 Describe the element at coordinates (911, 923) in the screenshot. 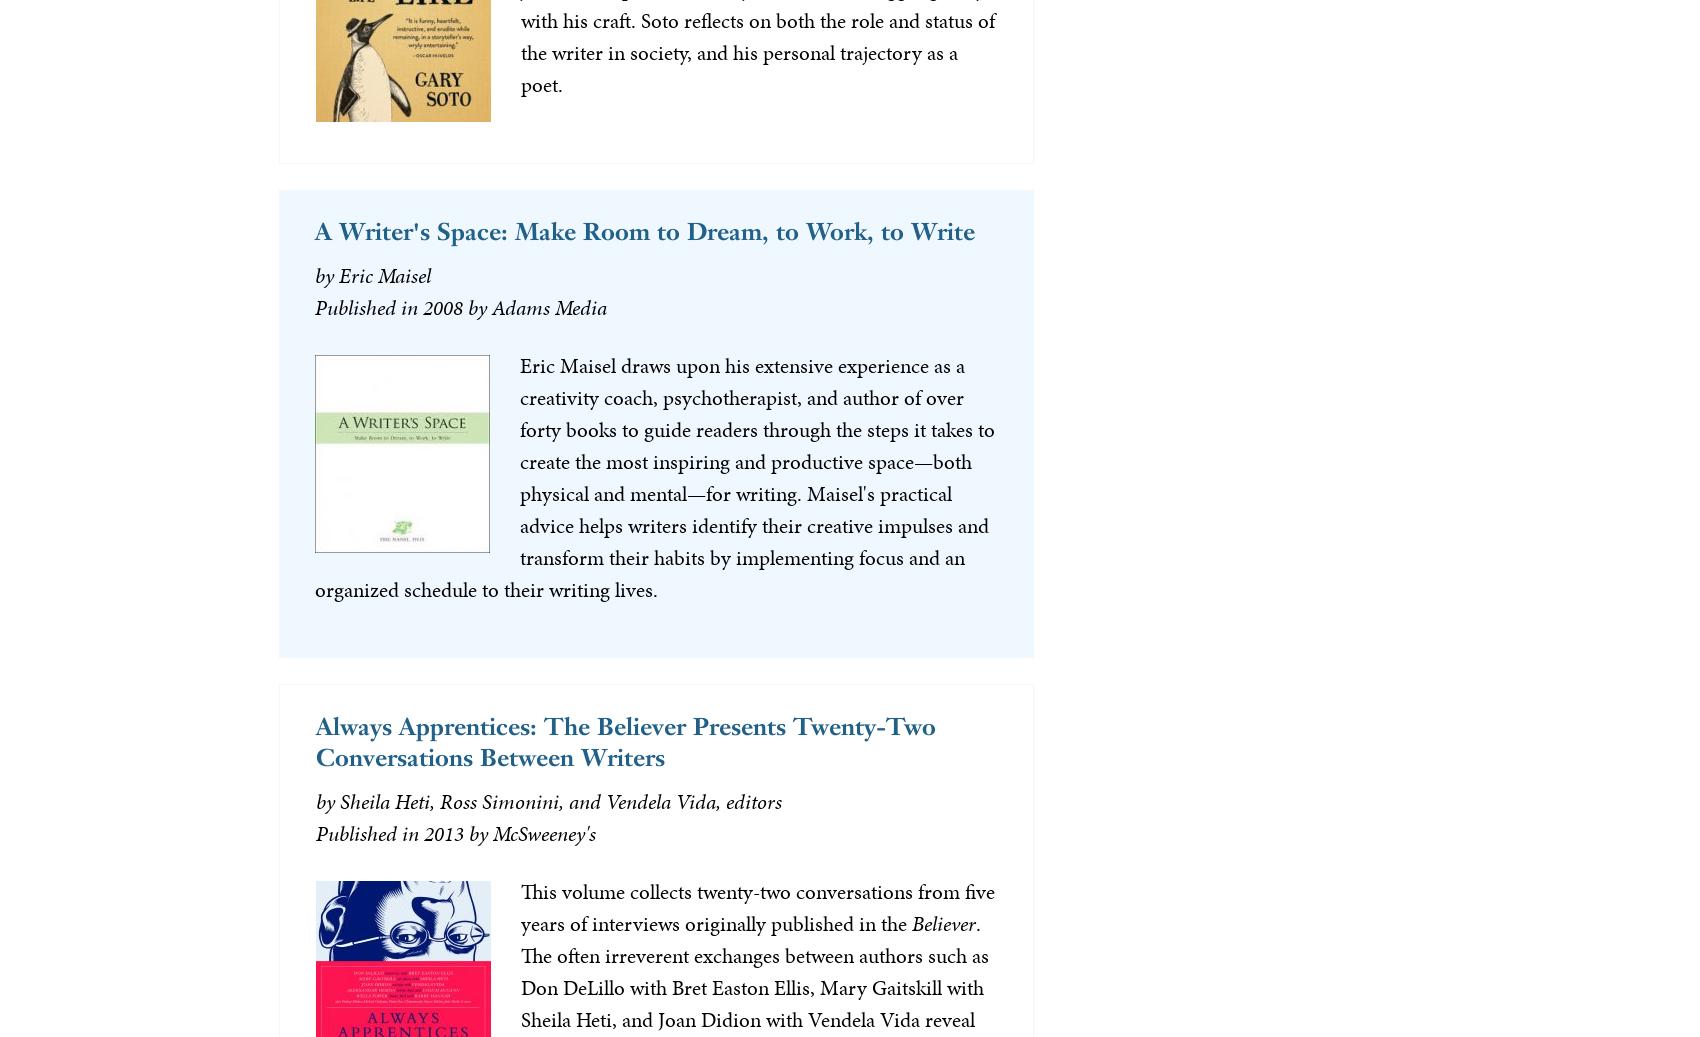

I see `'Believer'` at that location.